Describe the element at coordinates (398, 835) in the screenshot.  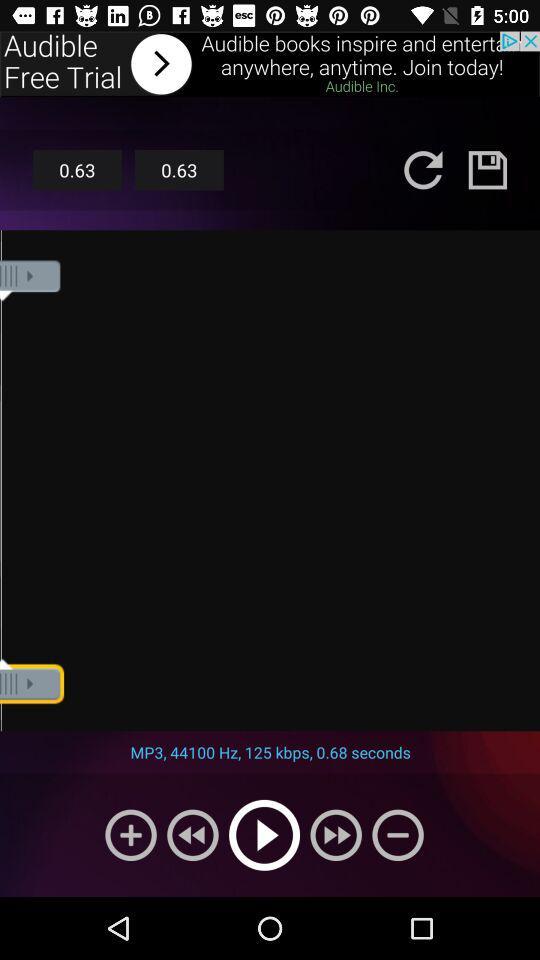
I see `the minus icon` at that location.